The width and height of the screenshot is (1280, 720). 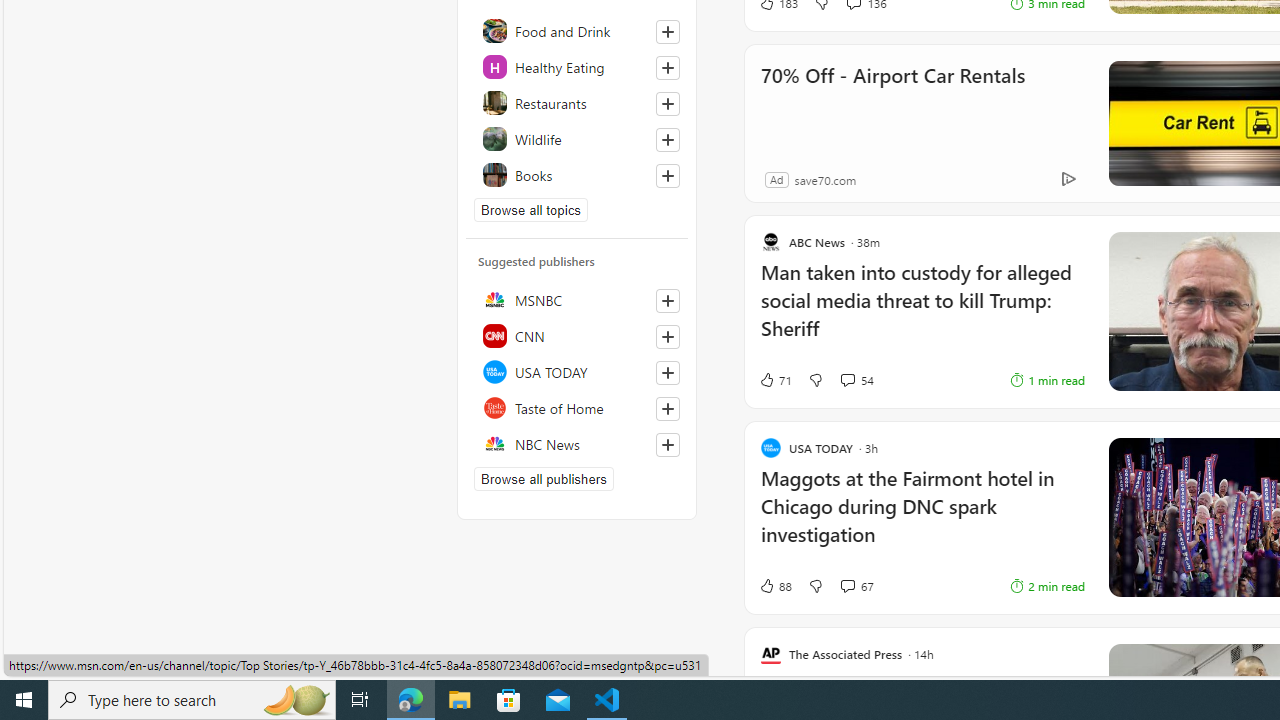 What do you see at coordinates (774, 585) in the screenshot?
I see `'88 Like'` at bounding box center [774, 585].